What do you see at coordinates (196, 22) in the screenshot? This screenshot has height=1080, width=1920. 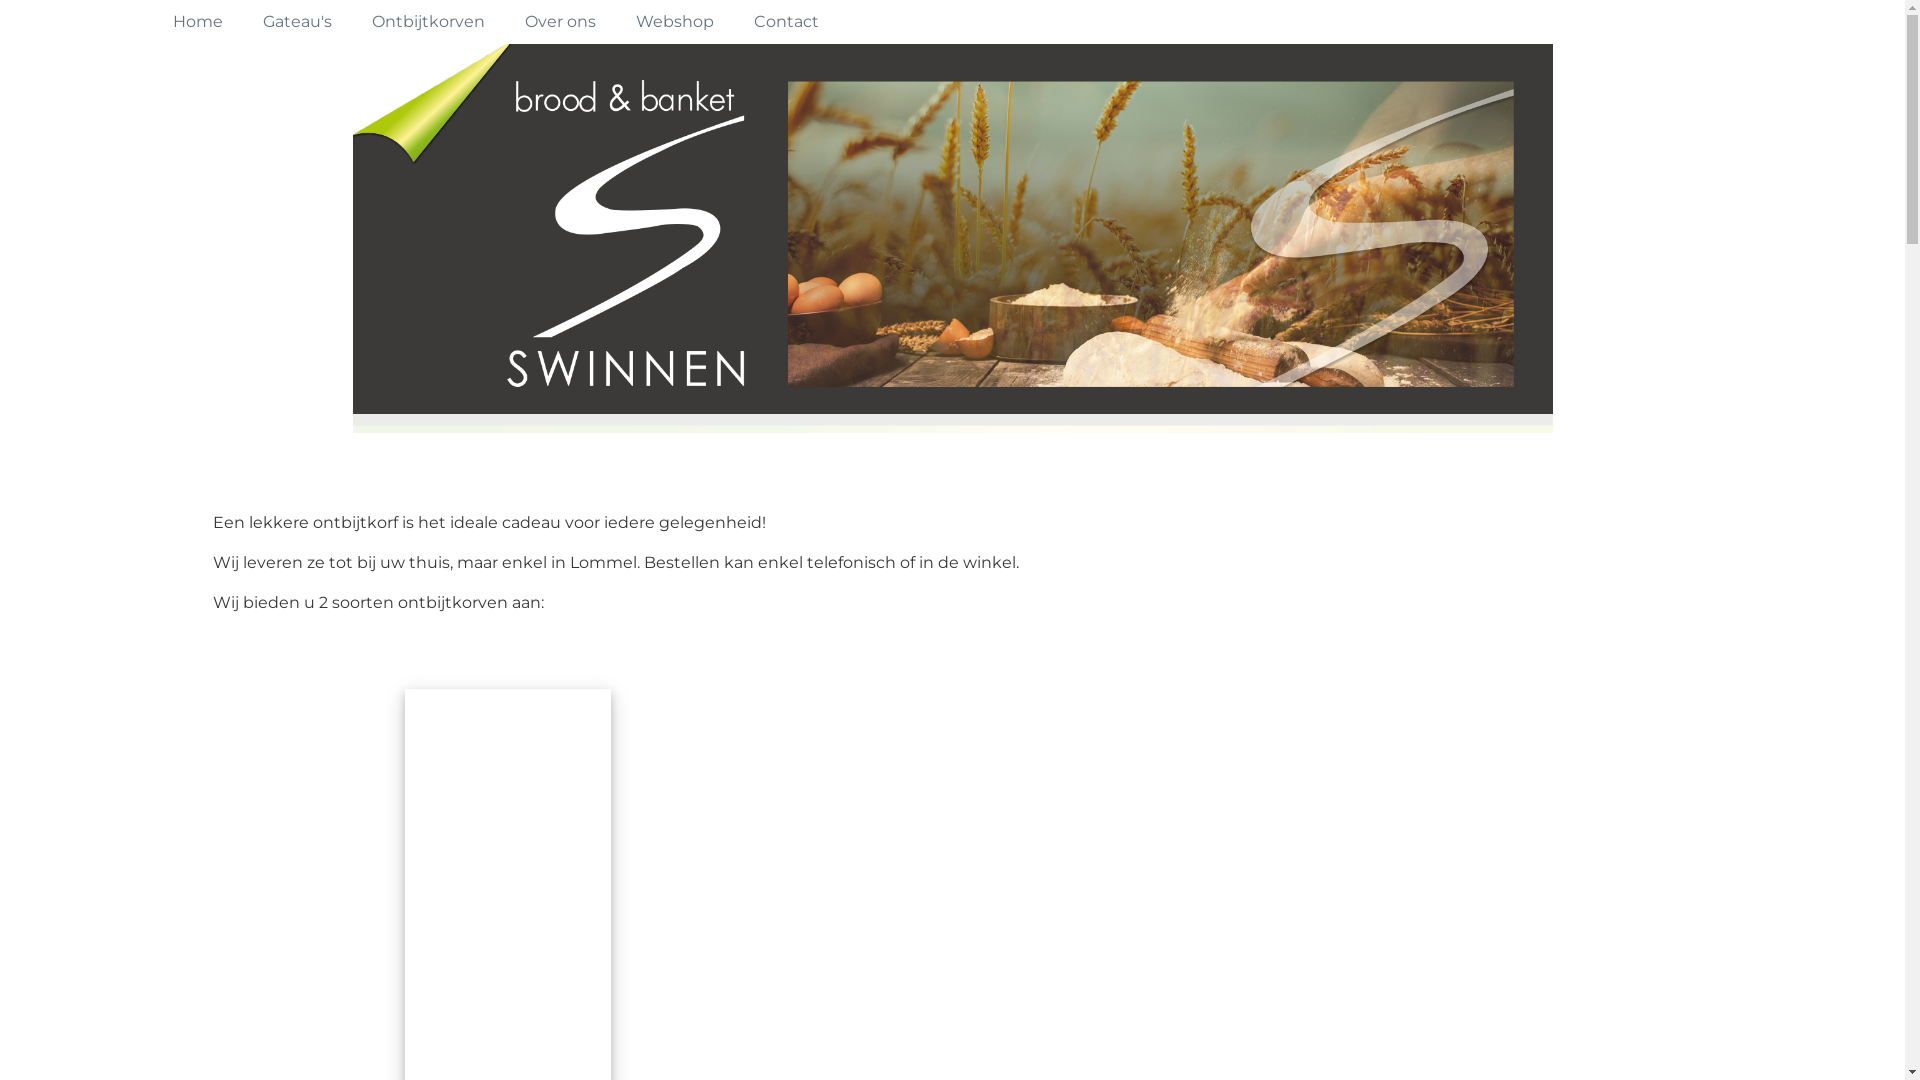 I see `'Home'` at bounding box center [196, 22].